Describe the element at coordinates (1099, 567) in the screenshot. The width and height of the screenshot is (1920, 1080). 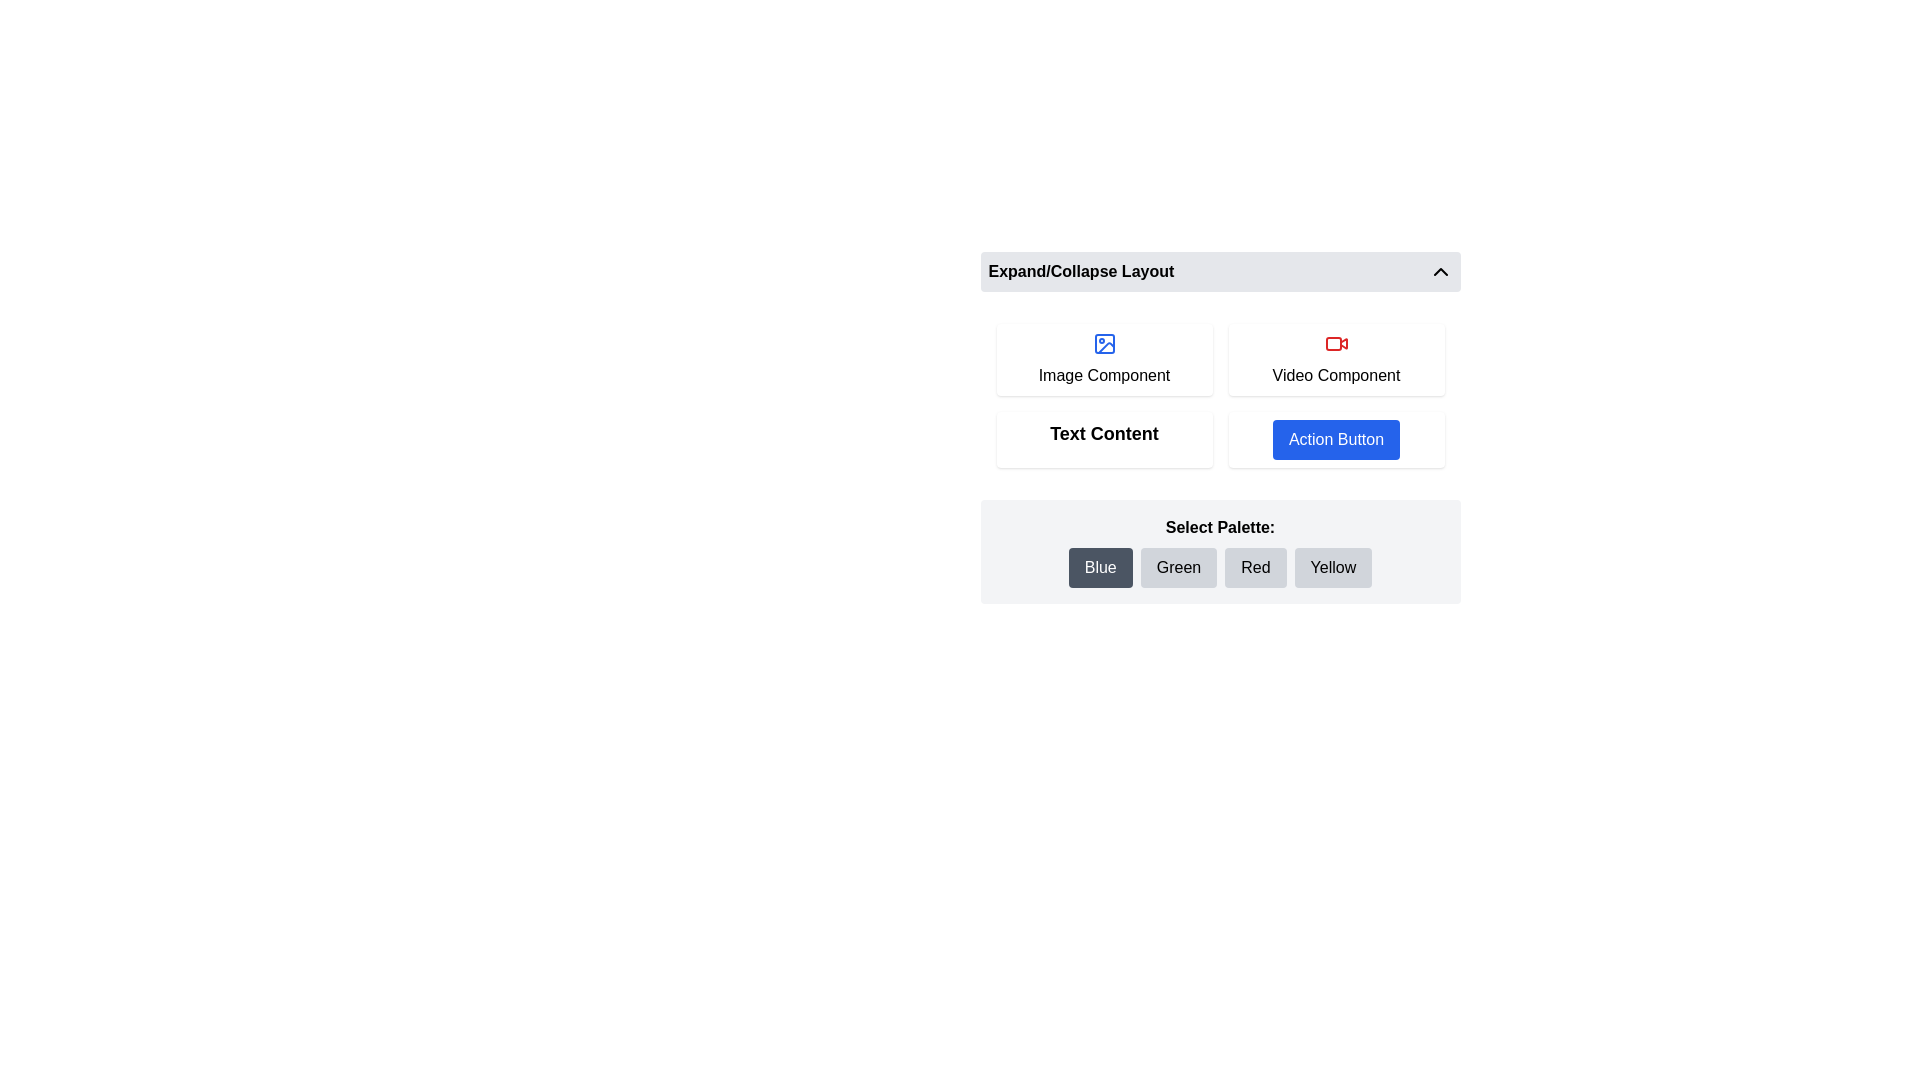
I see `the 'Blue' button` at that location.